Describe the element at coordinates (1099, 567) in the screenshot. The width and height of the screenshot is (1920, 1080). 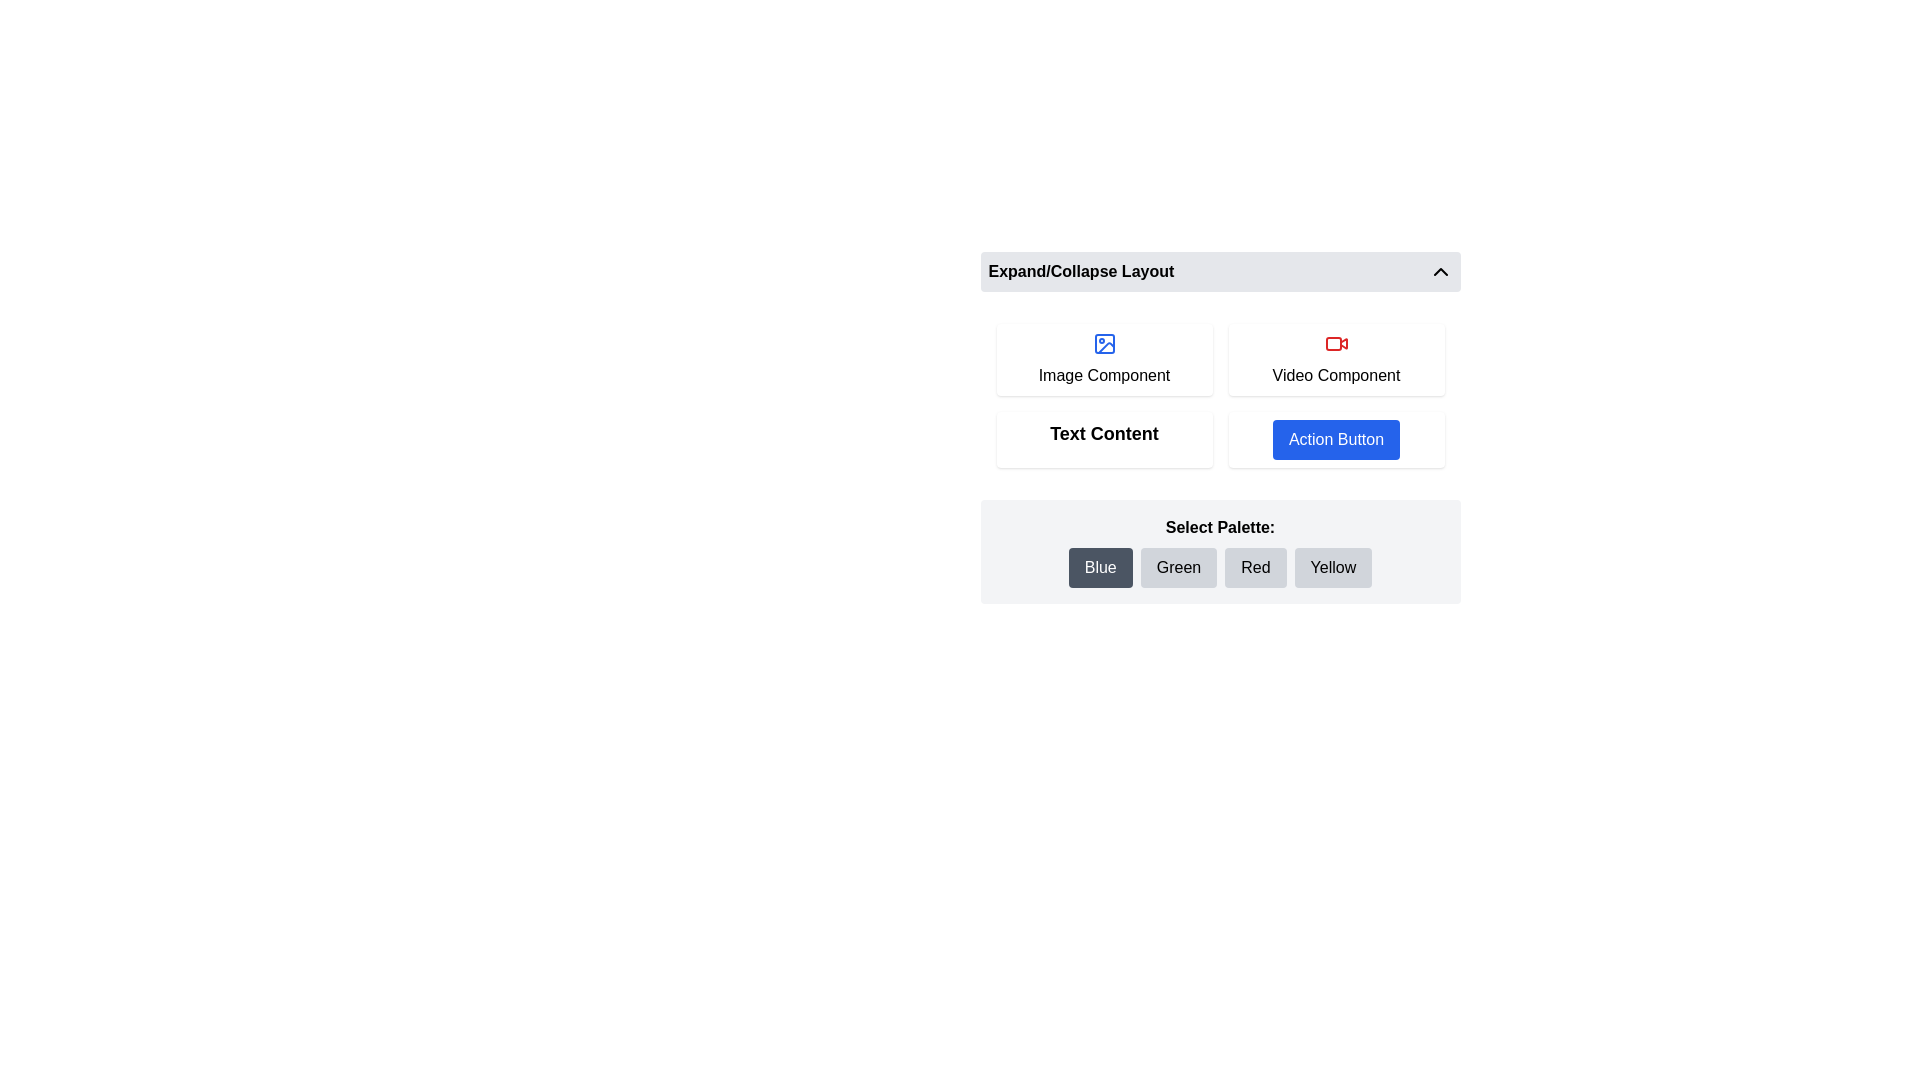
I see `the 'Blue' button` at that location.